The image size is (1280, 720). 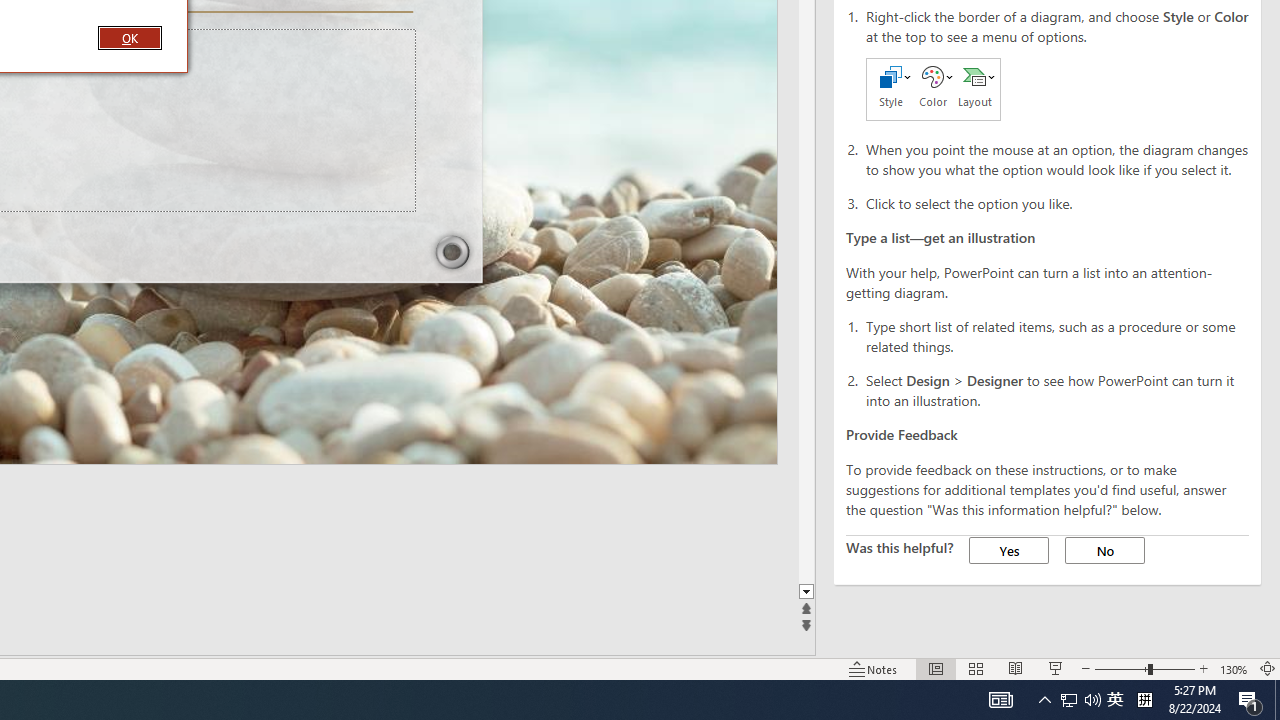 What do you see at coordinates (1233, 669) in the screenshot?
I see `'Zoom 130%'` at bounding box center [1233, 669].